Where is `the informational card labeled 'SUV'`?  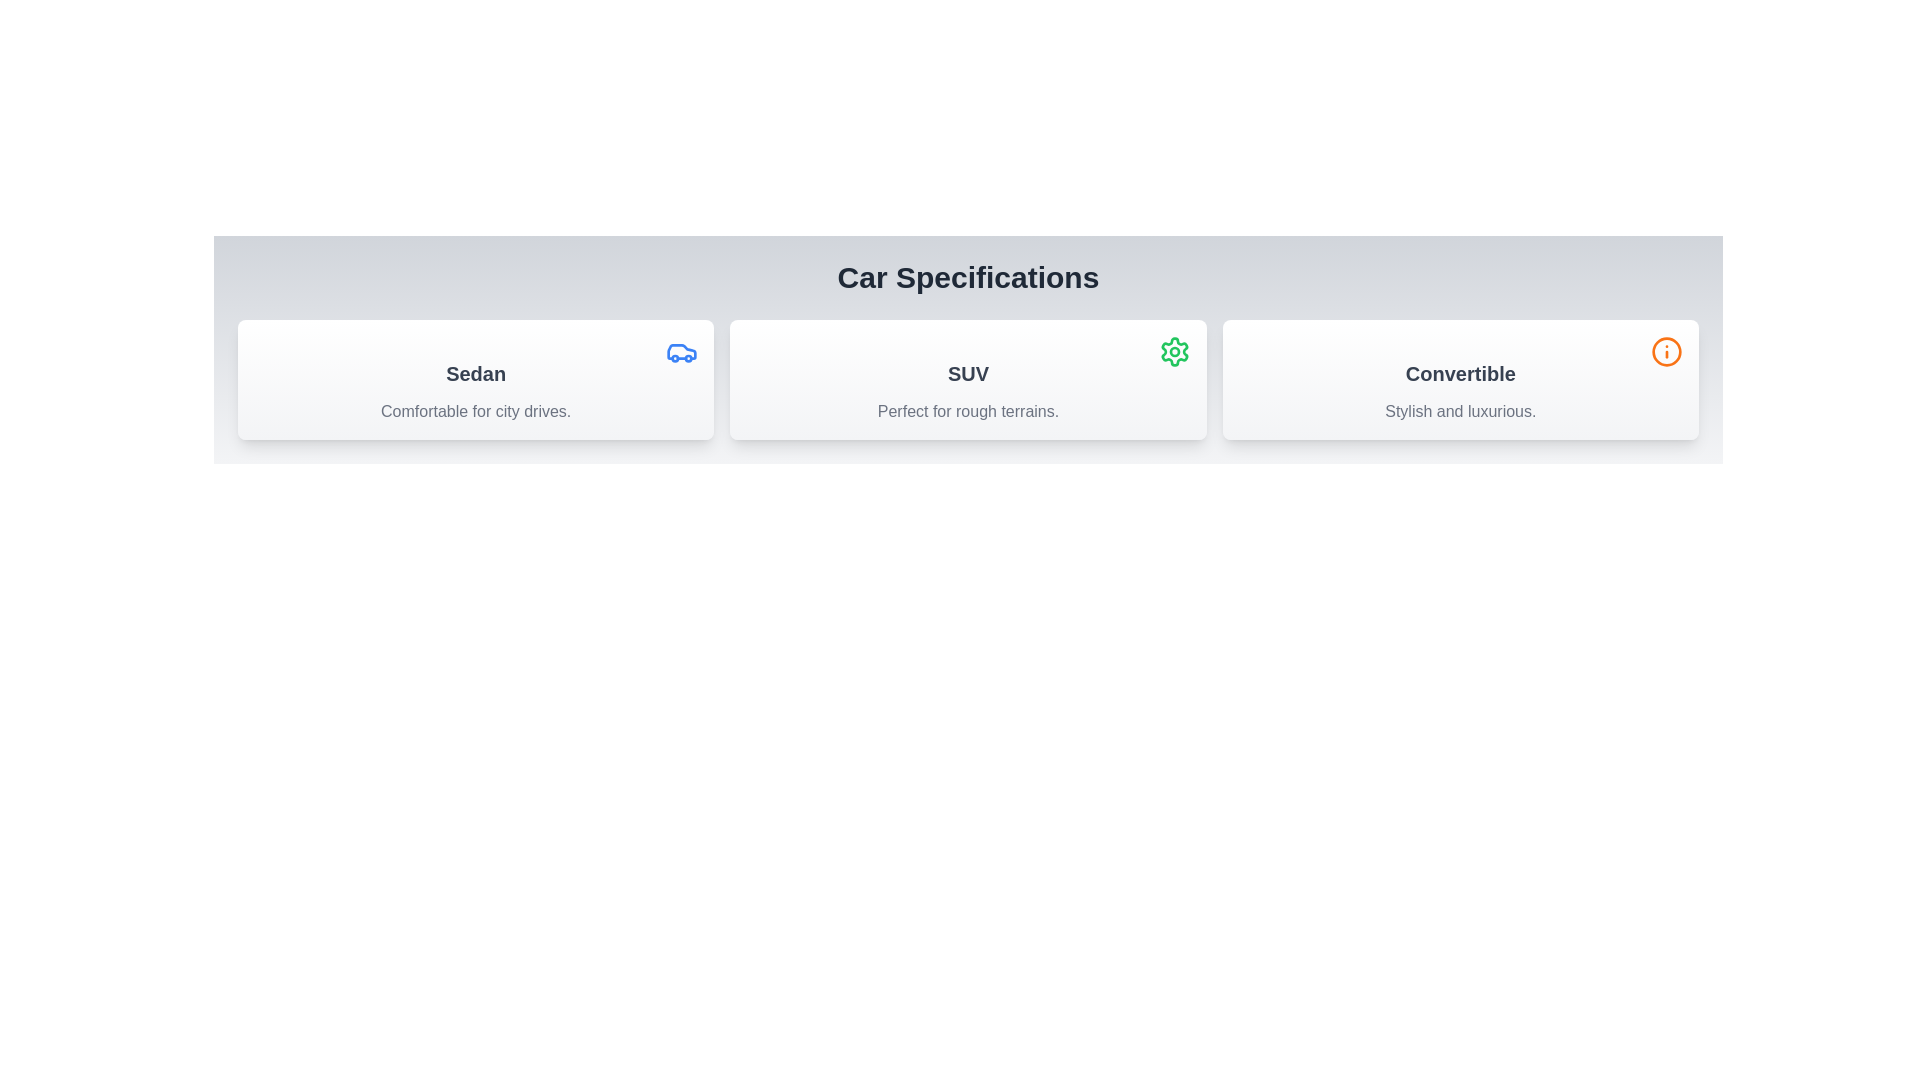
the informational card labeled 'SUV' is located at coordinates (968, 380).